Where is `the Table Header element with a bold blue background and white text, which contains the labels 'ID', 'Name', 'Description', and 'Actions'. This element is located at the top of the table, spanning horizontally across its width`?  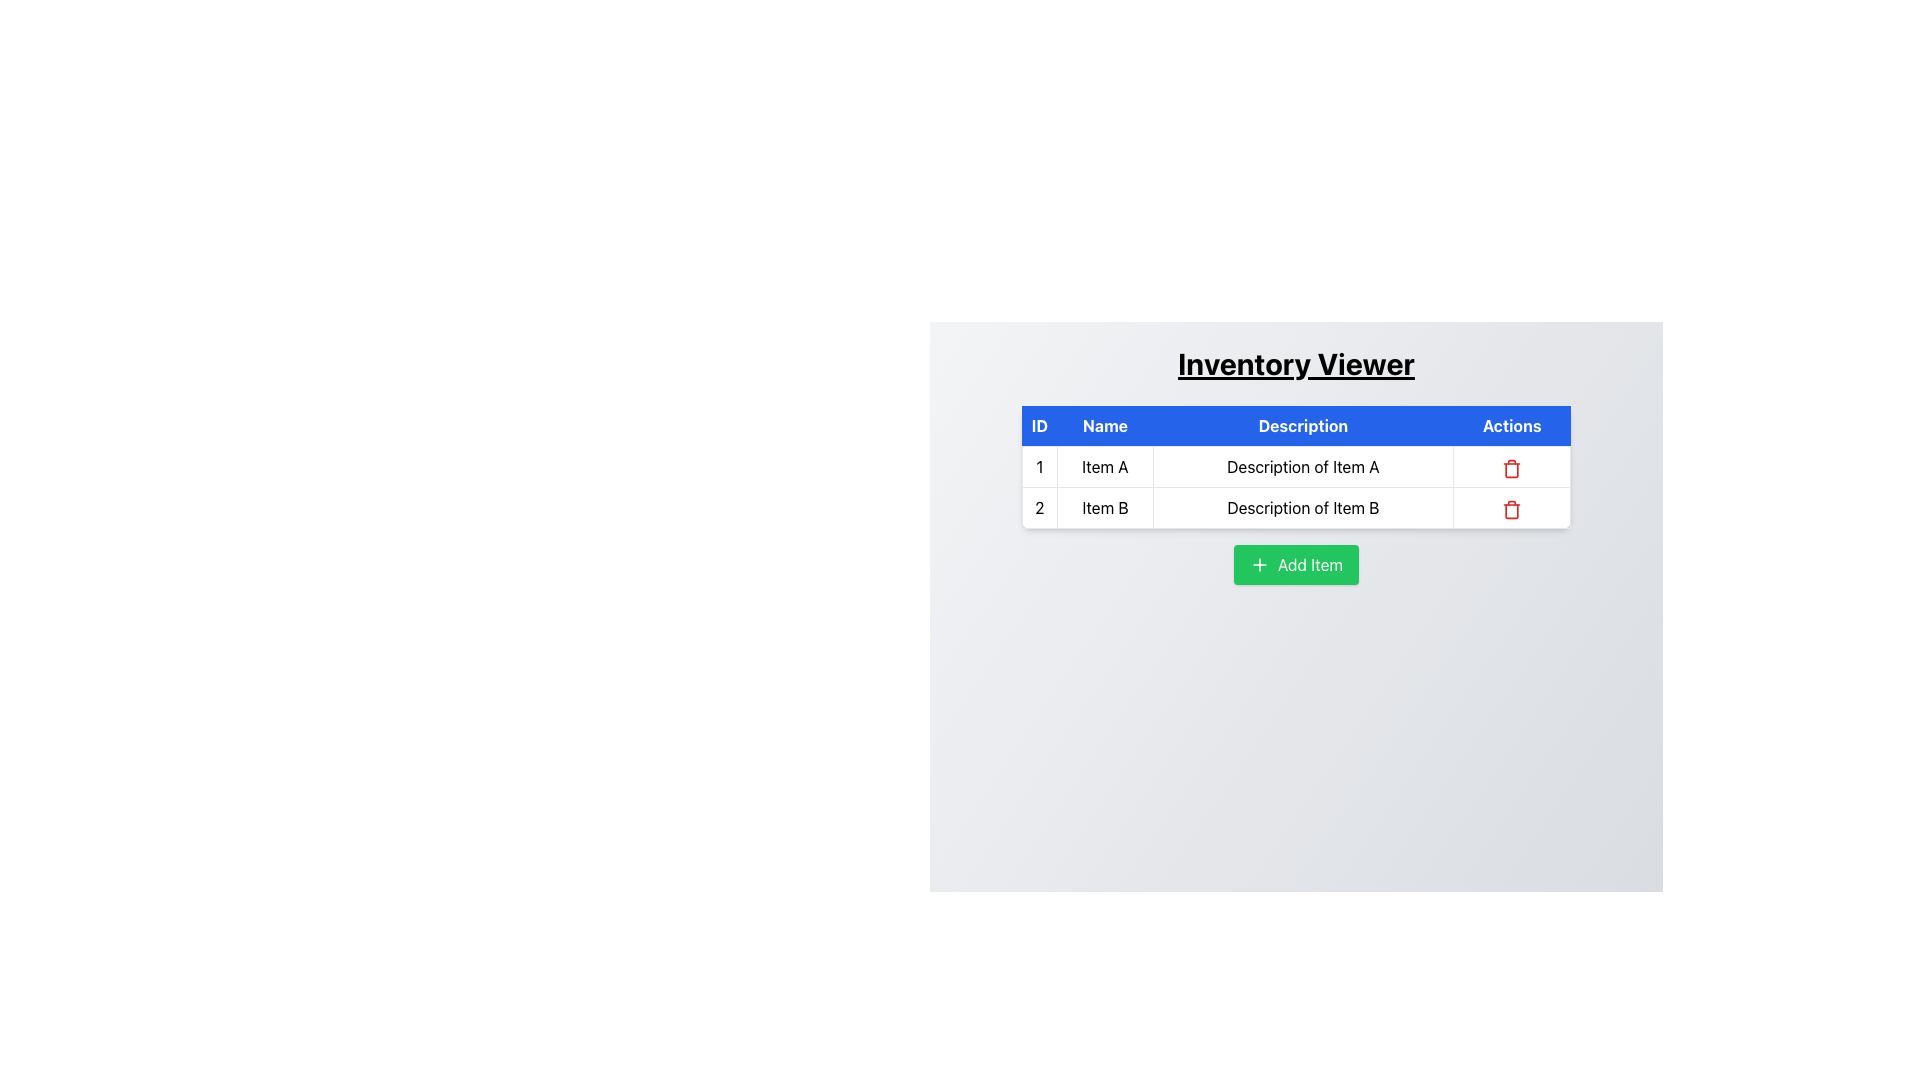
the Table Header element with a bold blue background and white text, which contains the labels 'ID', 'Name', 'Description', and 'Actions'. This element is located at the top of the table, spanning horizontally across its width is located at coordinates (1296, 425).